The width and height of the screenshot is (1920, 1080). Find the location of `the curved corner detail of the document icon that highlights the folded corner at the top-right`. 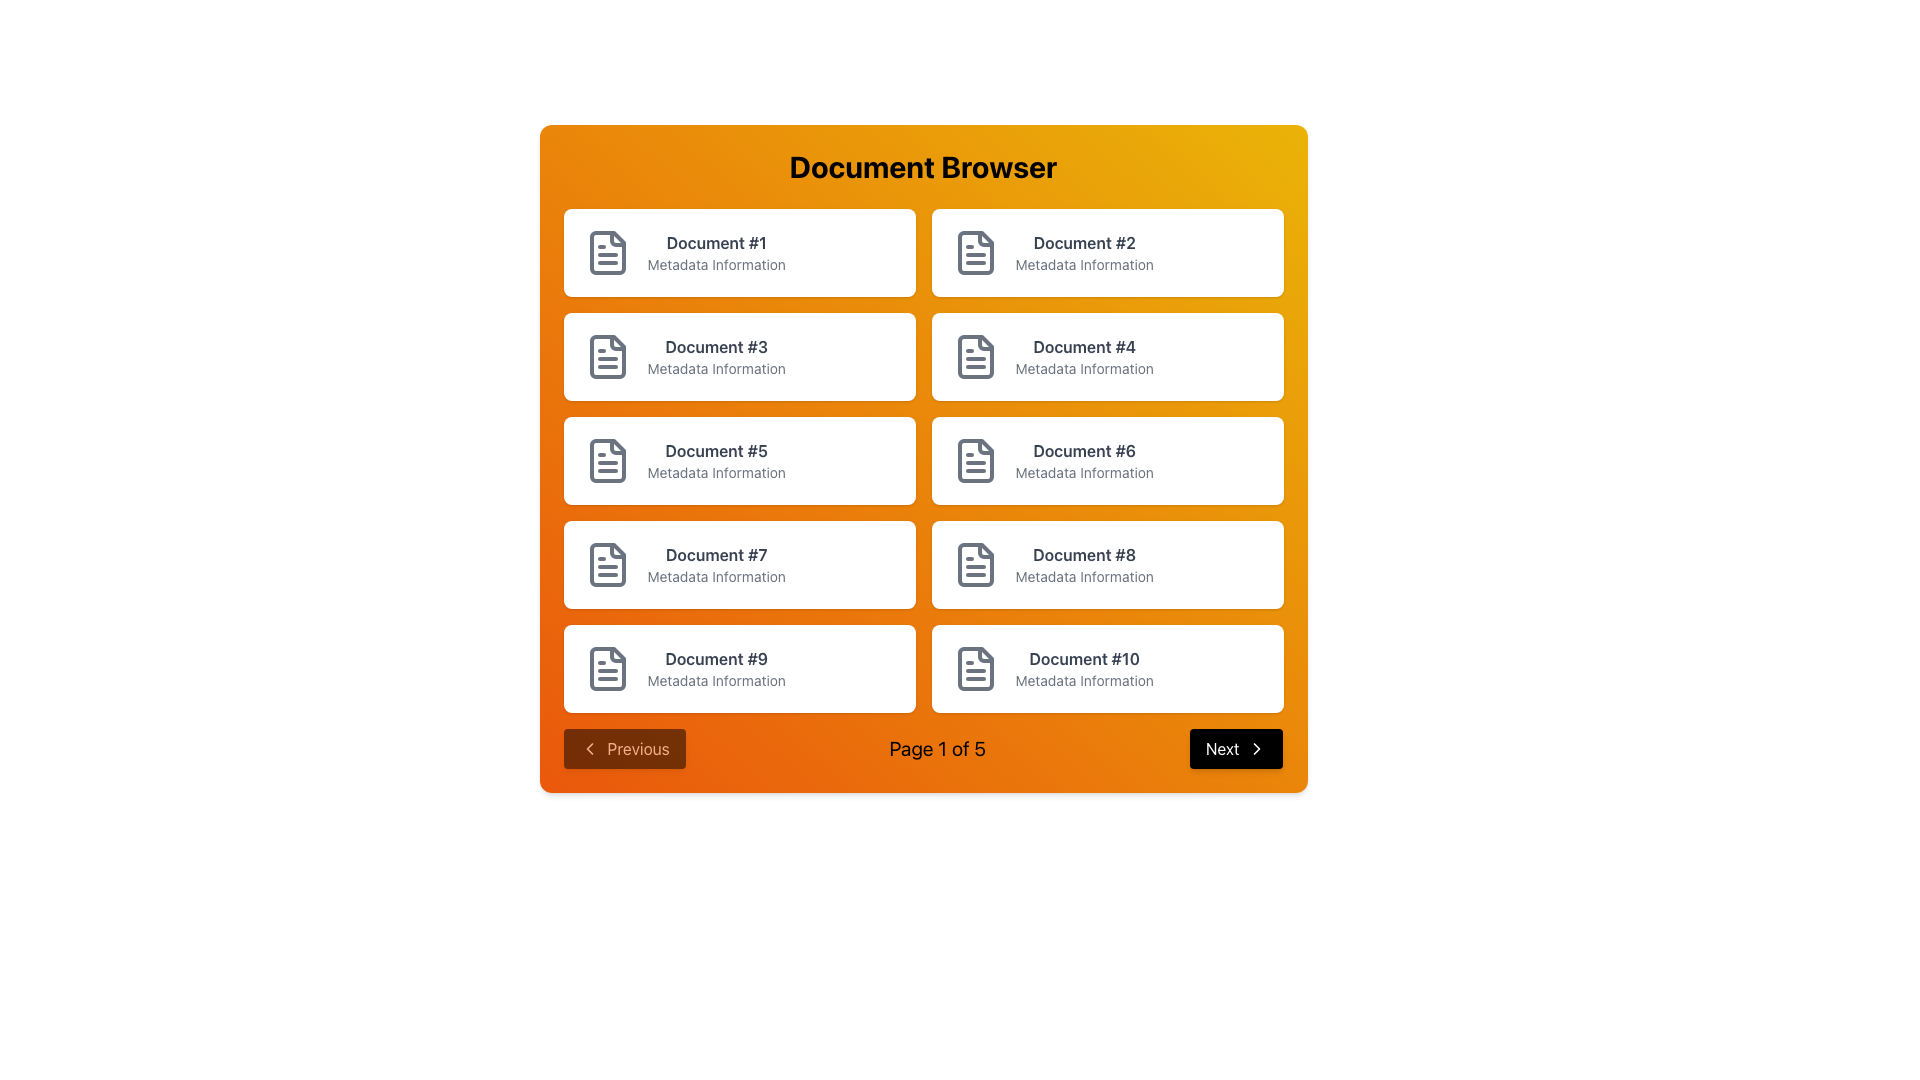

the curved corner detail of the document icon that highlights the folded corner at the top-right is located at coordinates (616, 342).